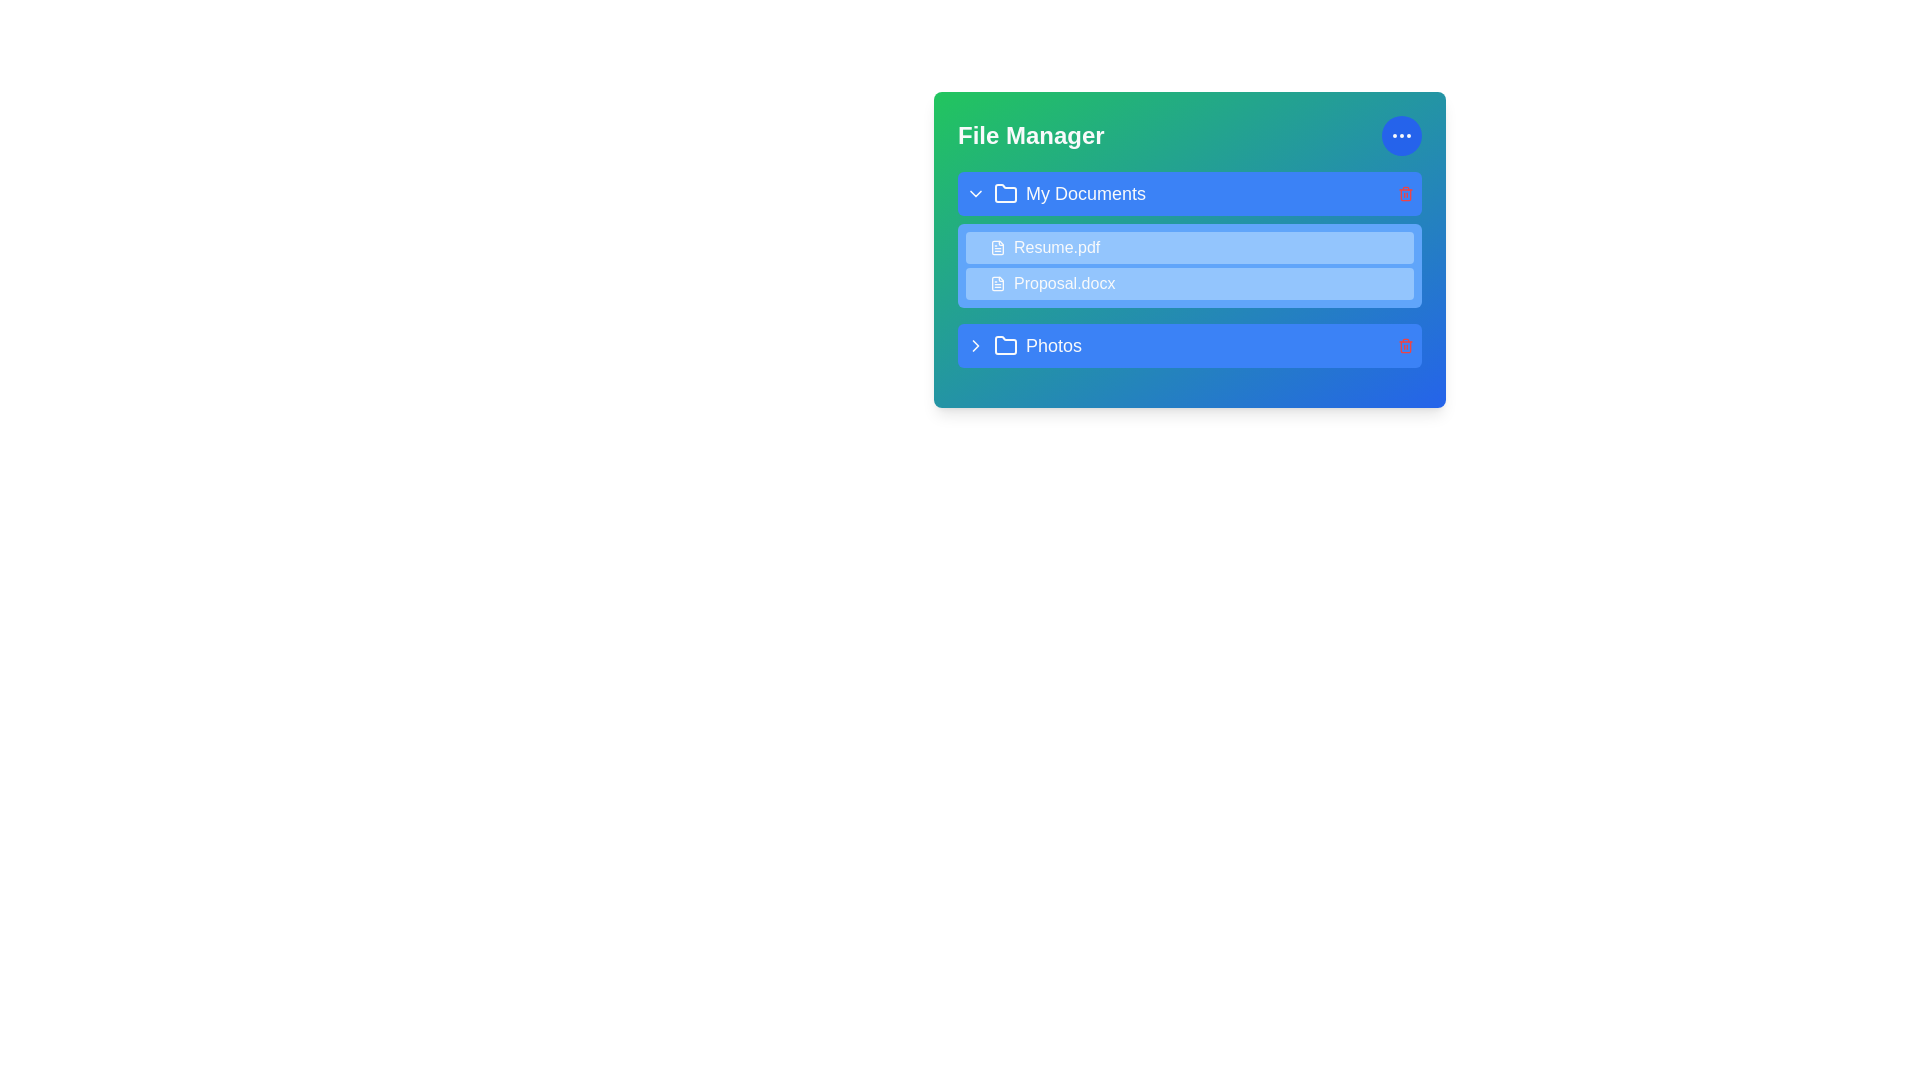 Image resolution: width=1920 pixels, height=1080 pixels. What do you see at coordinates (1006, 193) in the screenshot?
I see `the folder icon located to the left of the text 'My Documents', which is styled with a simple outline and has a rectangular shape with a tab on its upper left corner` at bounding box center [1006, 193].